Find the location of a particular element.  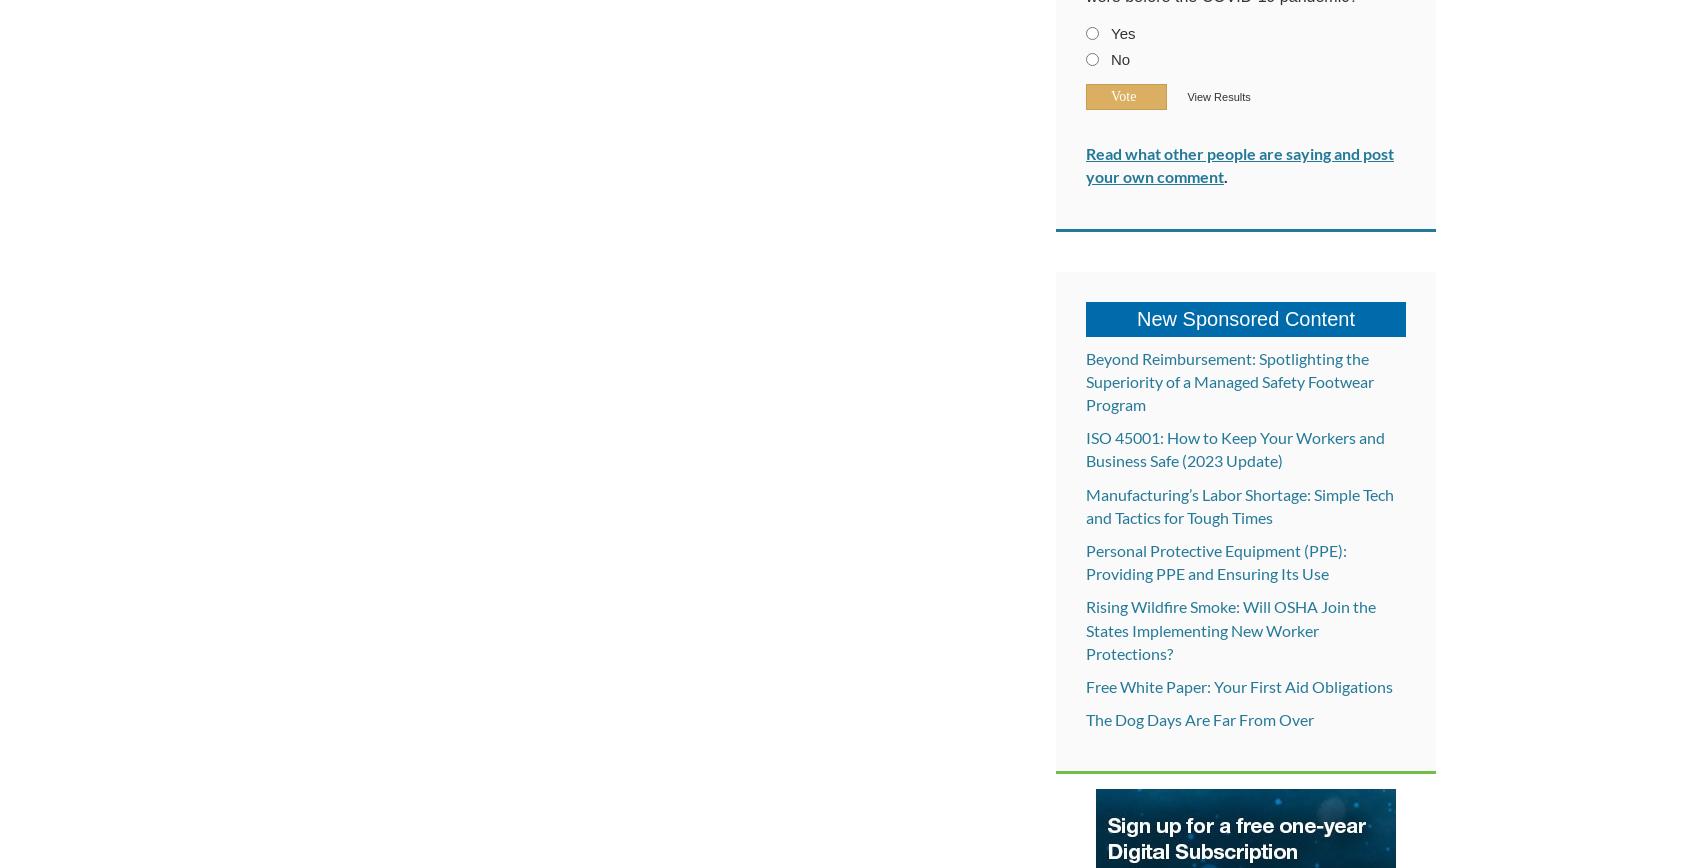

'Vote' is located at coordinates (1123, 96).